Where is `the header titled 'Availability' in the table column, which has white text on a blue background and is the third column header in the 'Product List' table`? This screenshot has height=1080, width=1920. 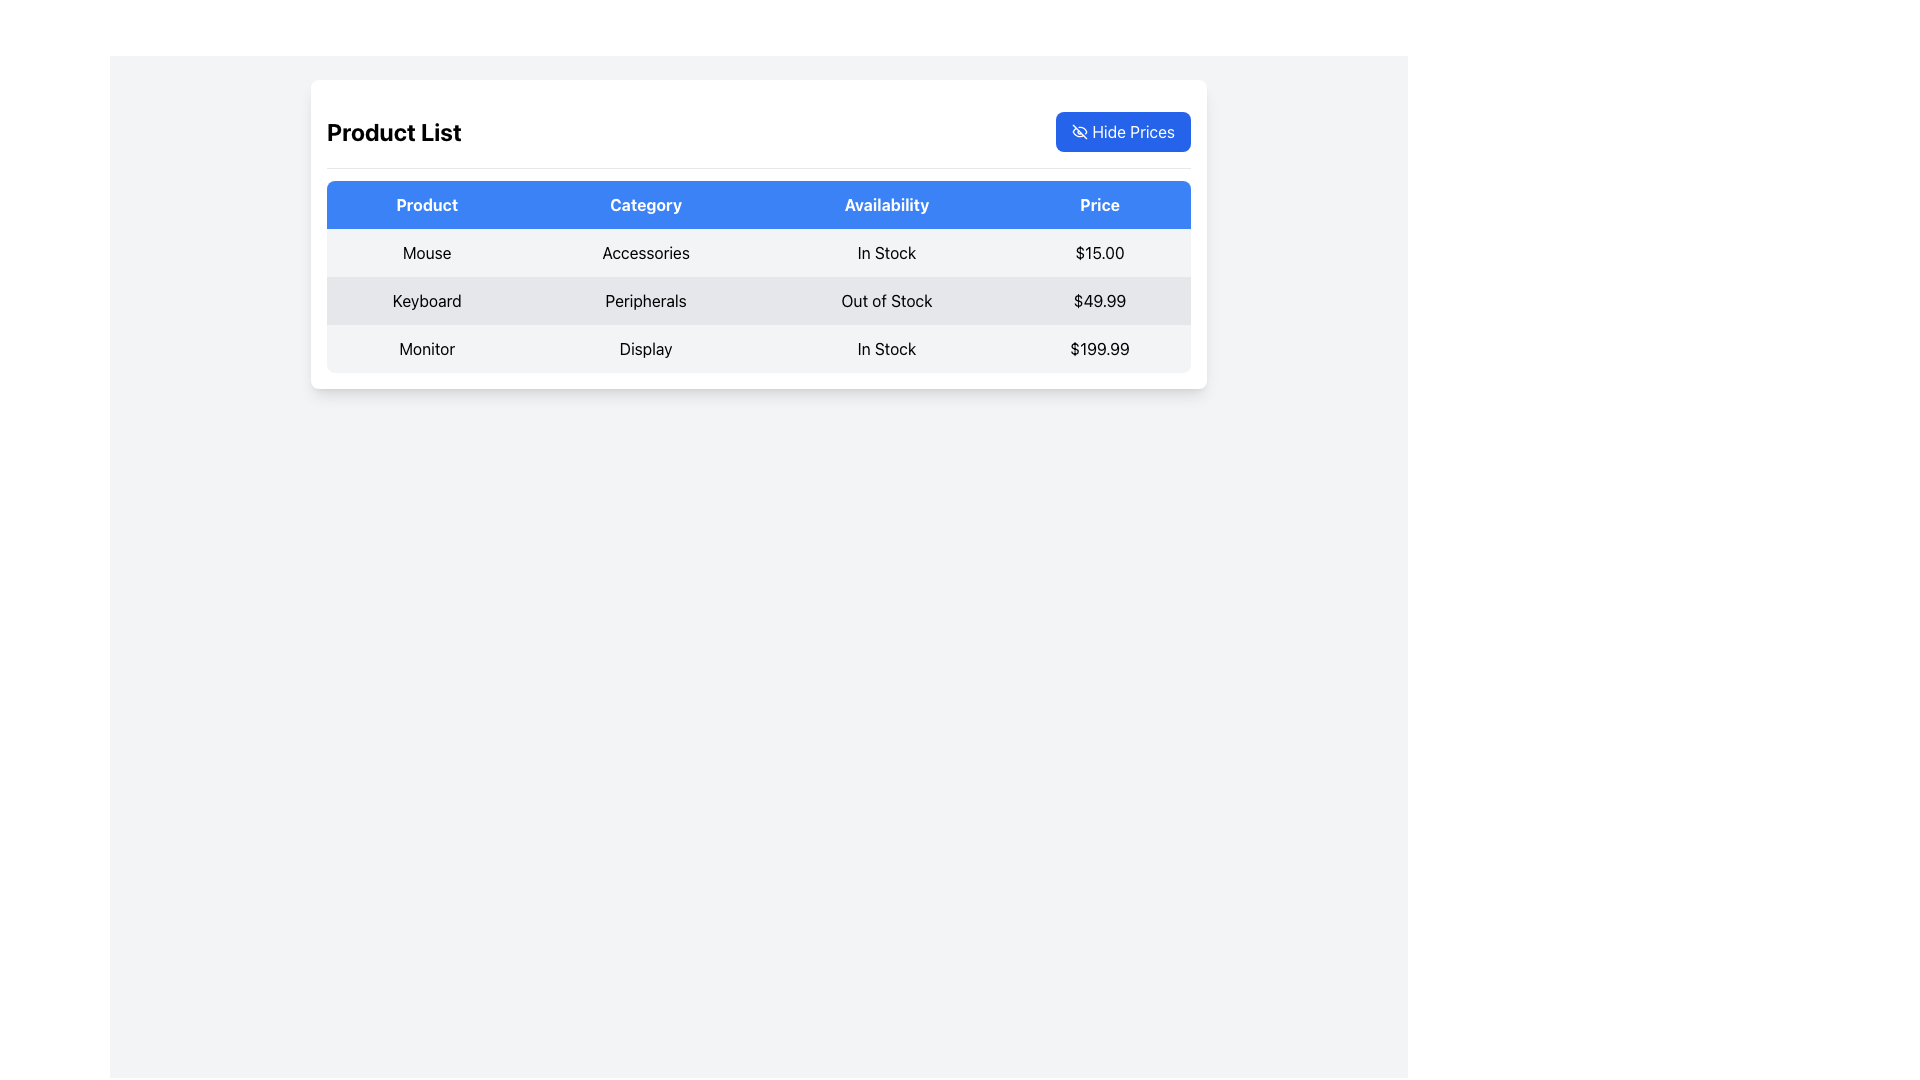 the header titled 'Availability' in the table column, which has white text on a blue background and is the third column header in the 'Product List' table is located at coordinates (886, 204).